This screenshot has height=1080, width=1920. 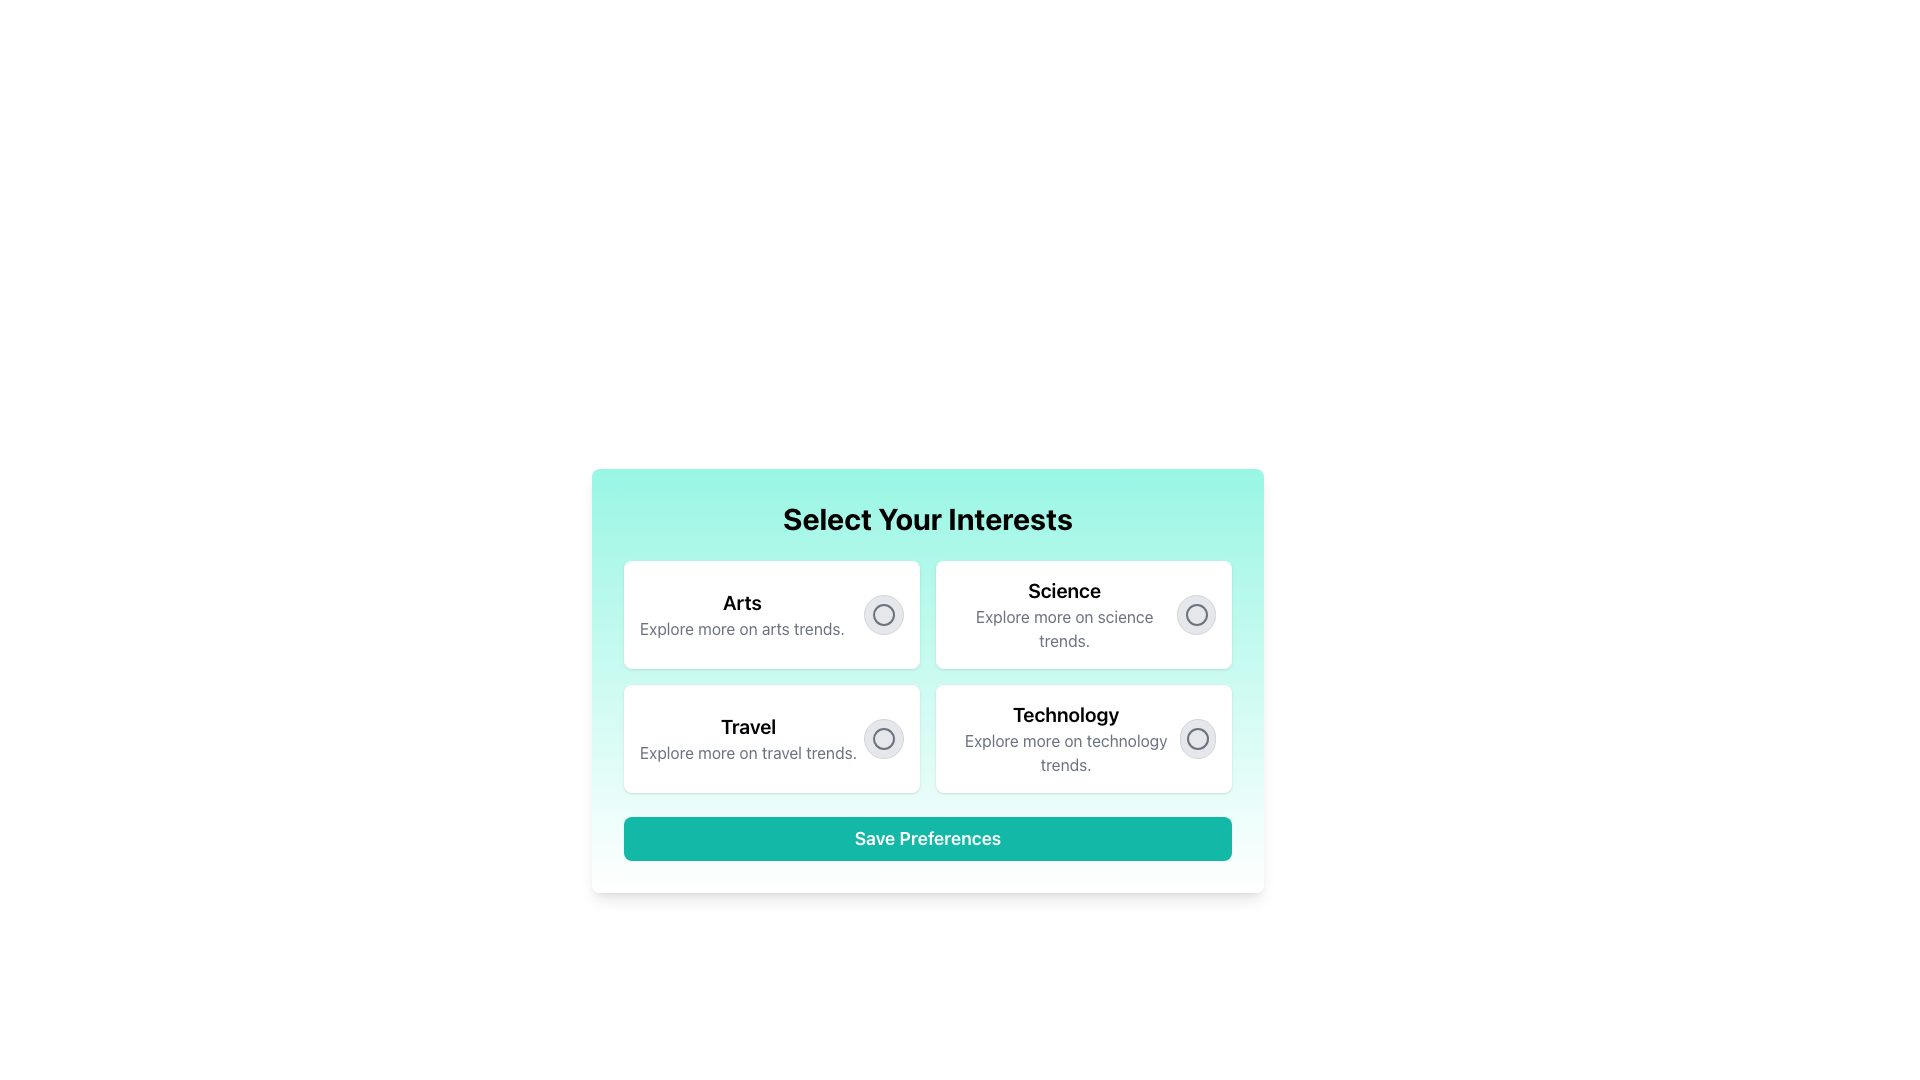 I want to click on the text label providing additional context for the 'Technology' category located below the 'Technology' text in the bottom-right corner of the grid layout, so click(x=1065, y=752).